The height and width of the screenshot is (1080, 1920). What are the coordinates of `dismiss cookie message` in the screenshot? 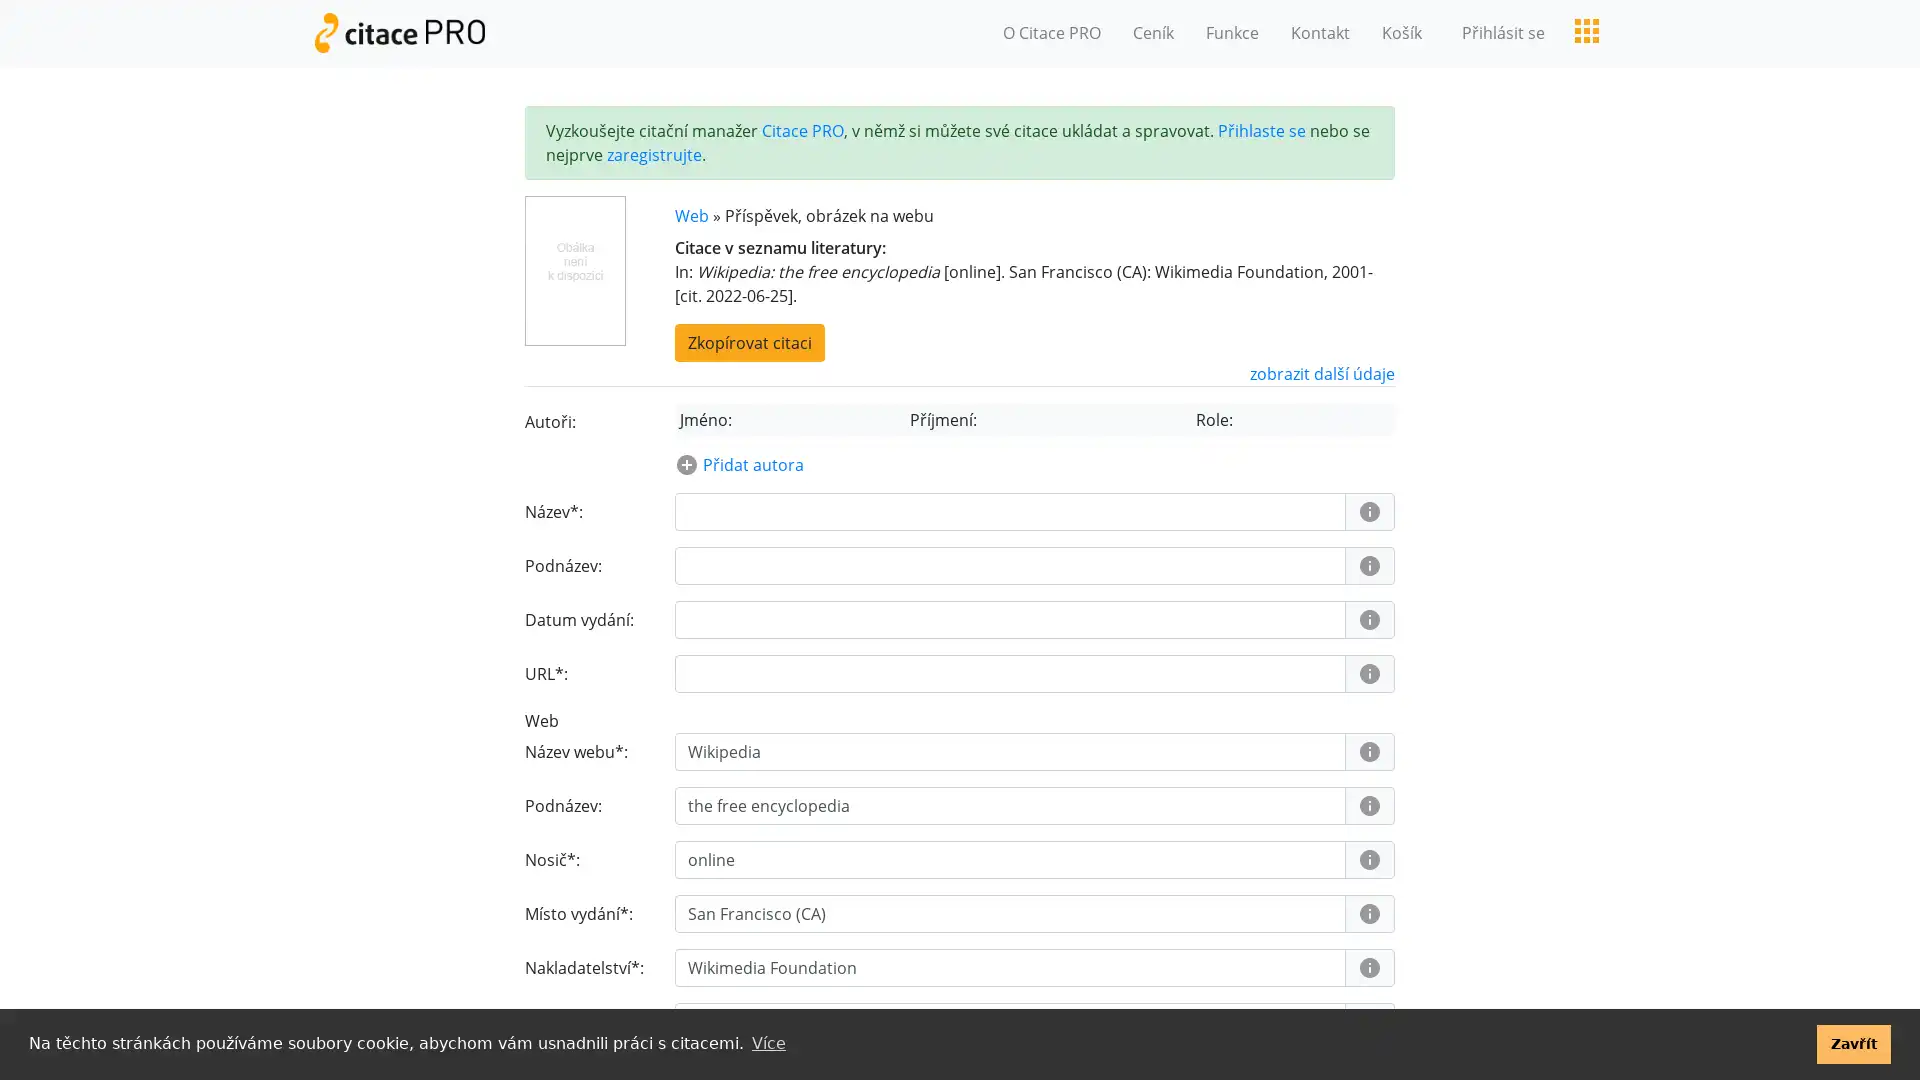 It's located at (1852, 1043).